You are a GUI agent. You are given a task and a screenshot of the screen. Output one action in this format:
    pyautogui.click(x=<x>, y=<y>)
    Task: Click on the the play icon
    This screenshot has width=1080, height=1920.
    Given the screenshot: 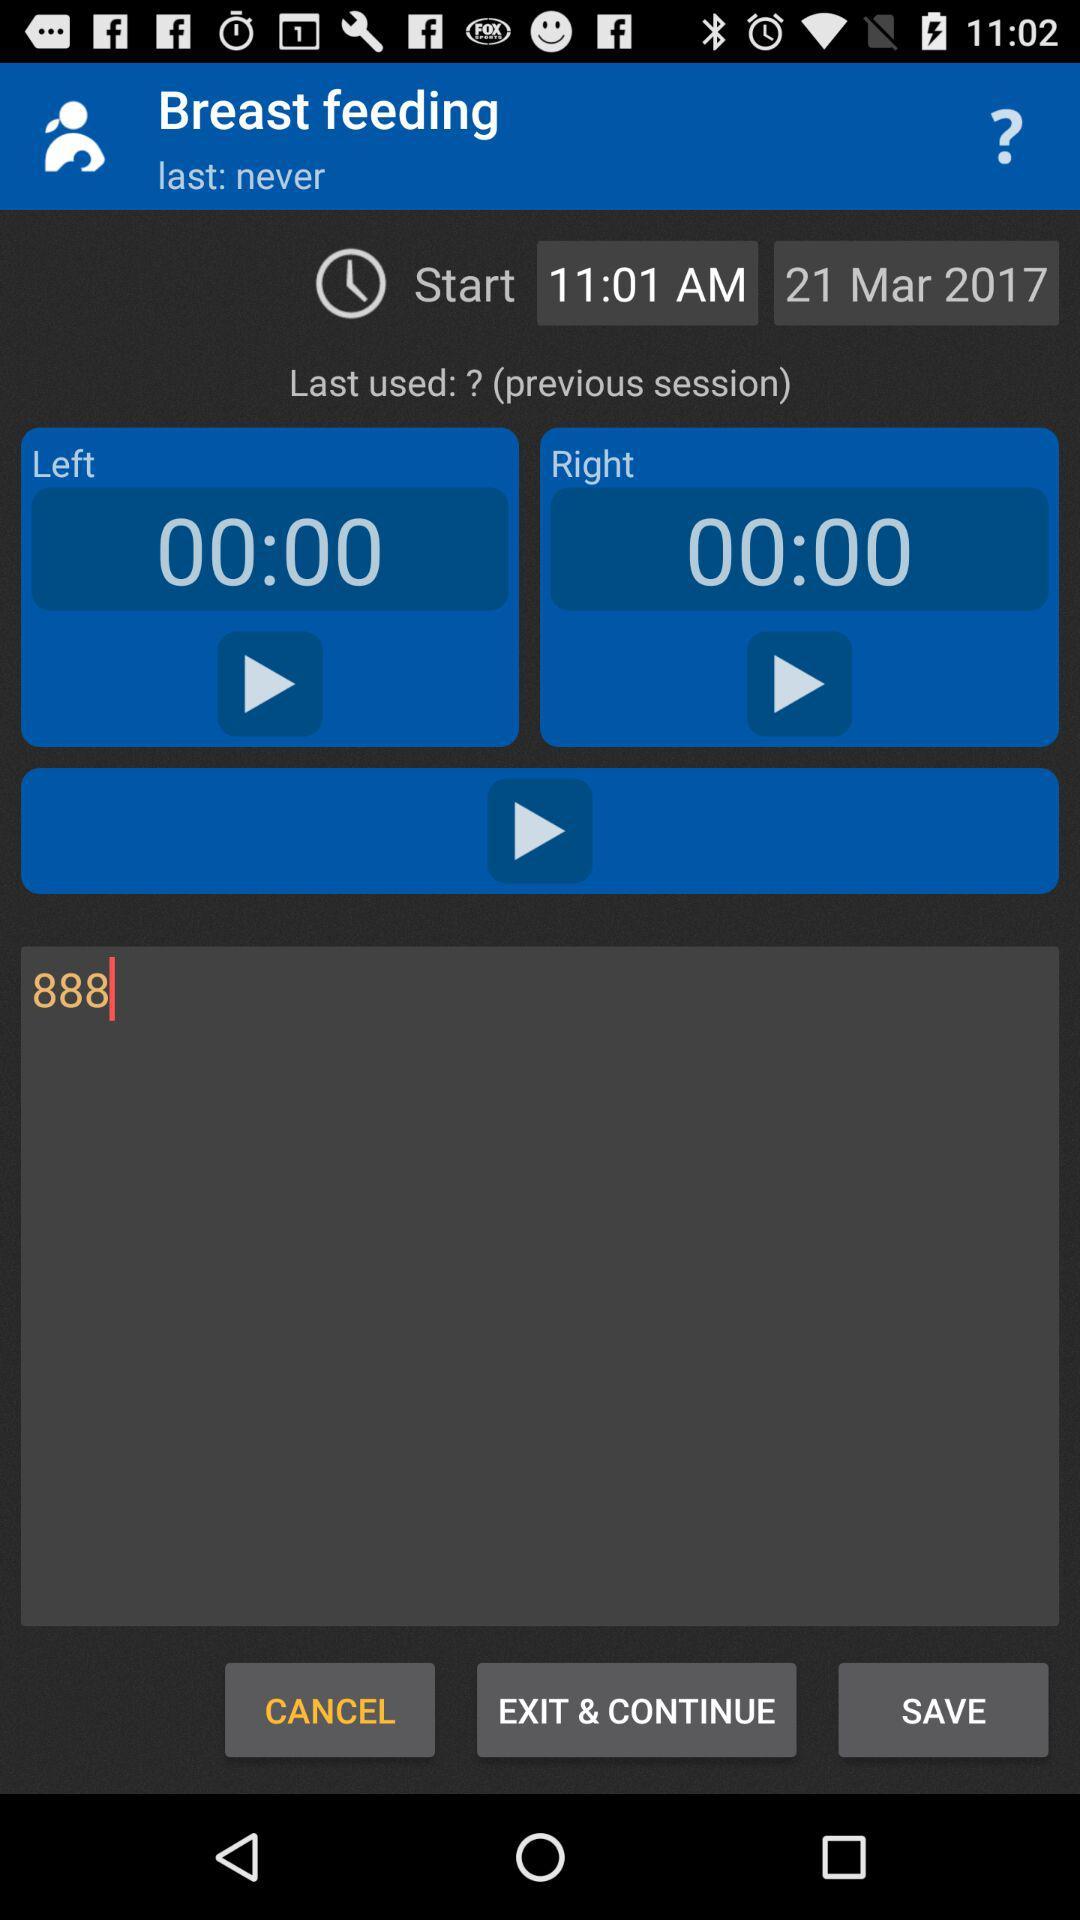 What is the action you would take?
    pyautogui.click(x=798, y=731)
    